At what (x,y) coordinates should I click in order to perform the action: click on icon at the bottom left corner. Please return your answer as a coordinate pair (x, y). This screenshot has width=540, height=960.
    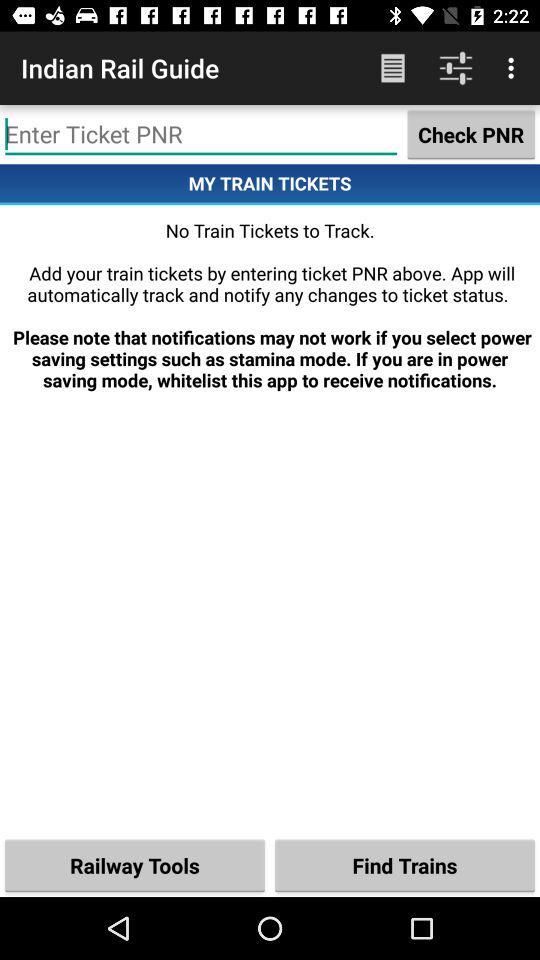
    Looking at the image, I should click on (135, 864).